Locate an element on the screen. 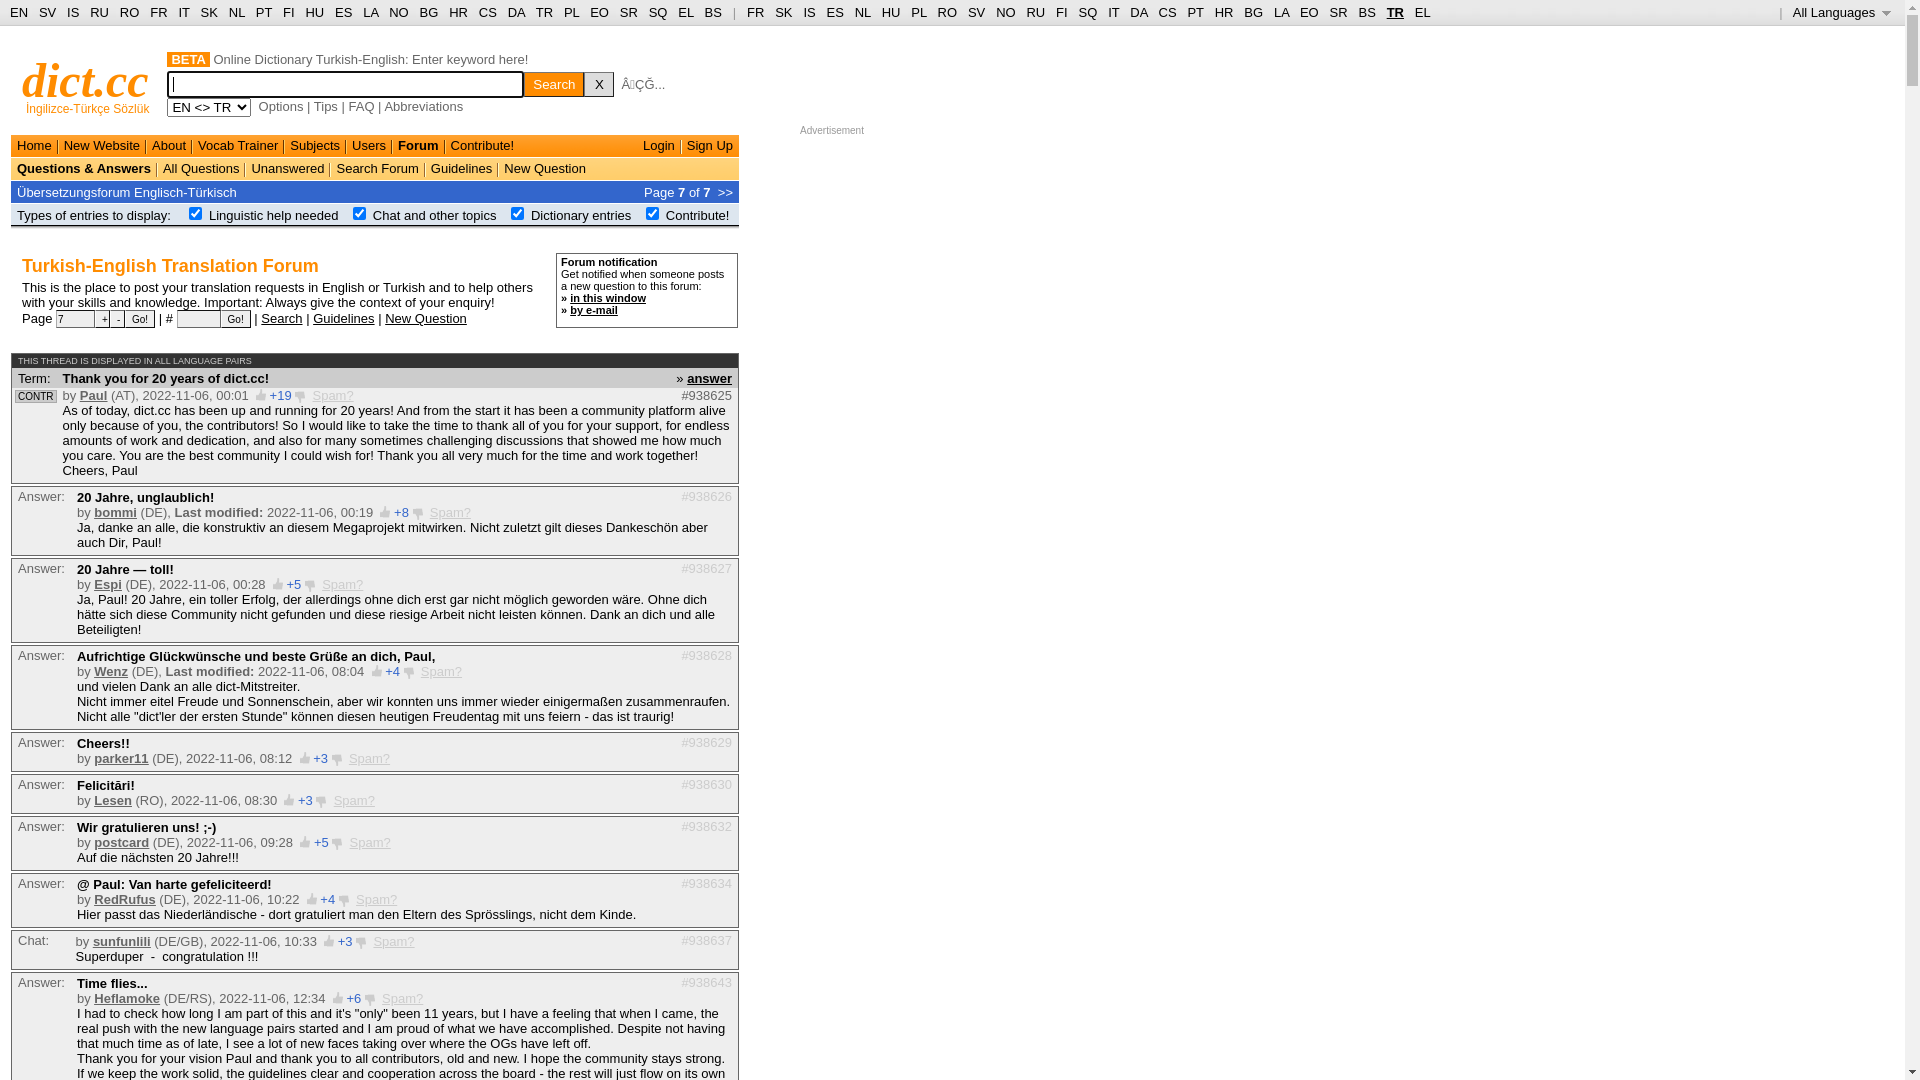 Image resolution: width=1920 pixels, height=1080 pixels. 'ES' is located at coordinates (835, 12).